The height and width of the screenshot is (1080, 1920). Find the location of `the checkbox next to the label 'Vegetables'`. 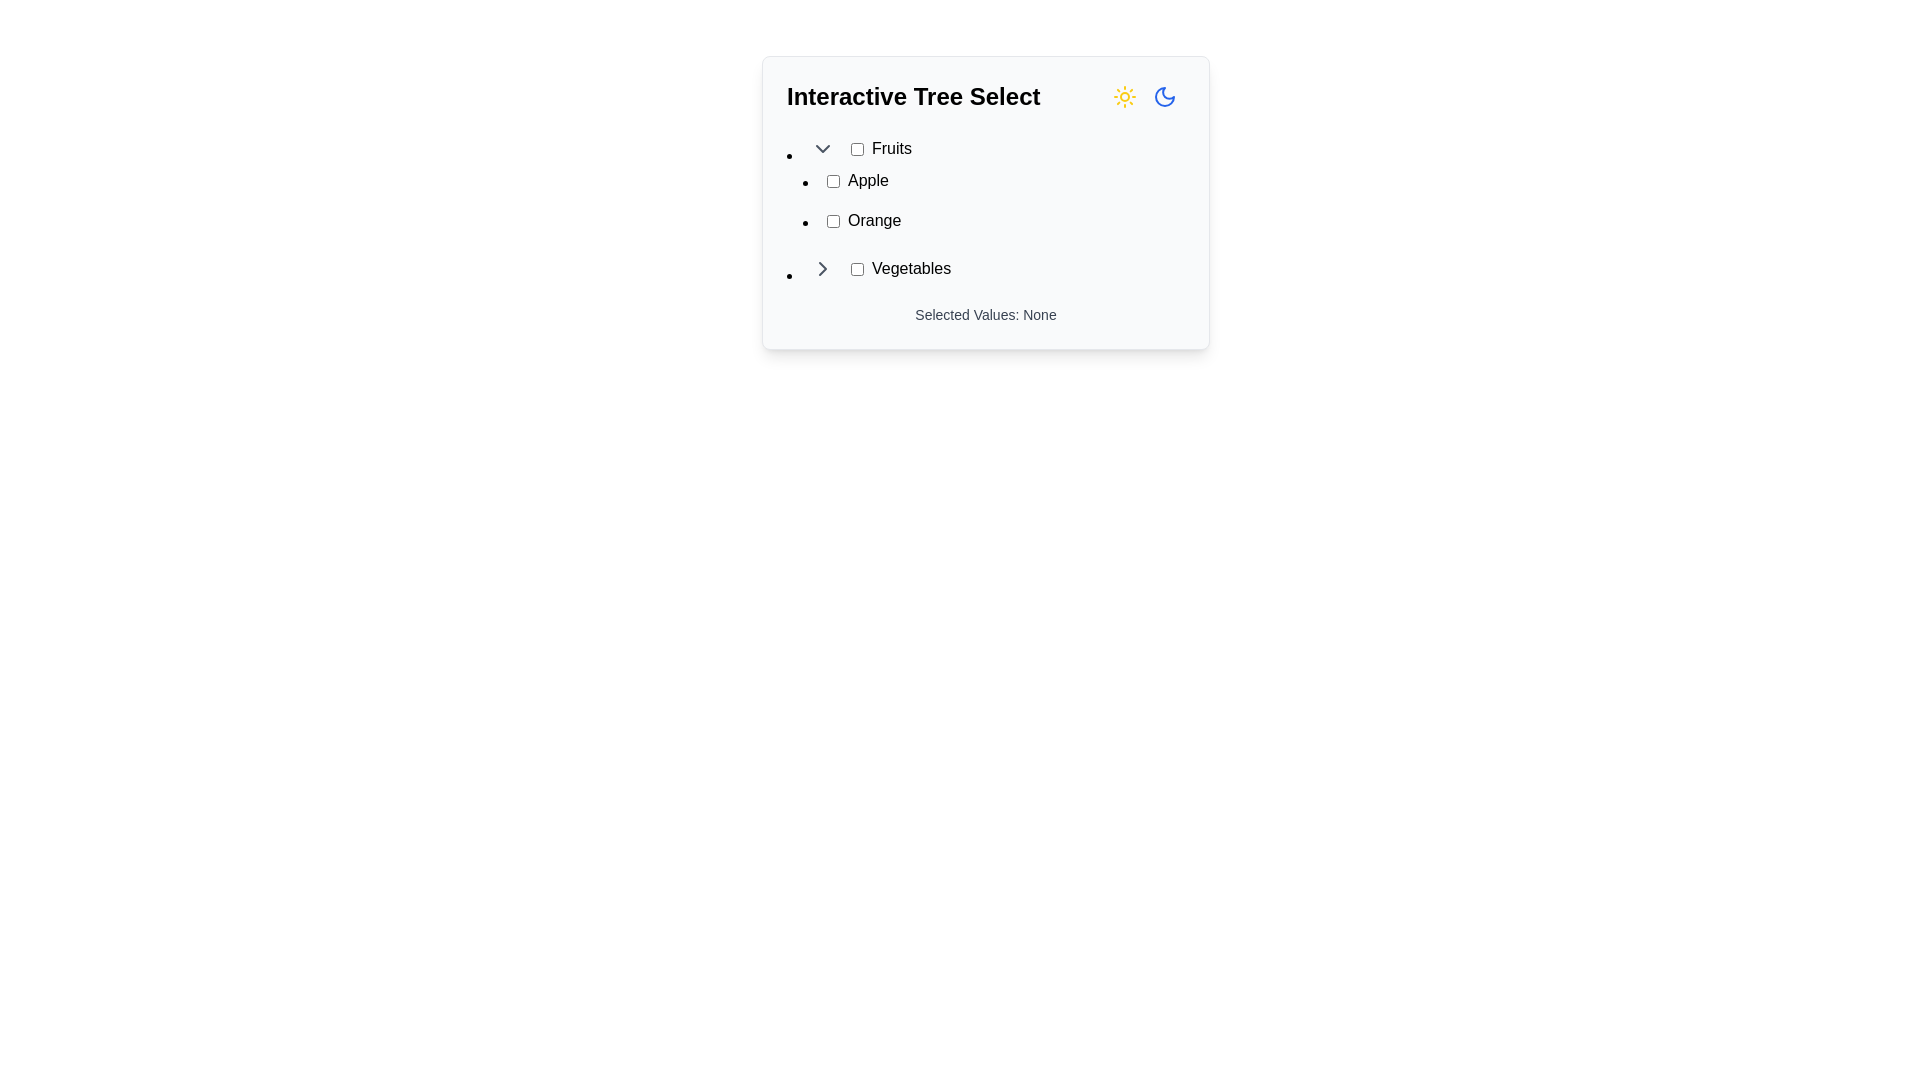

the checkbox next to the label 'Vegetables' is located at coordinates (857, 268).